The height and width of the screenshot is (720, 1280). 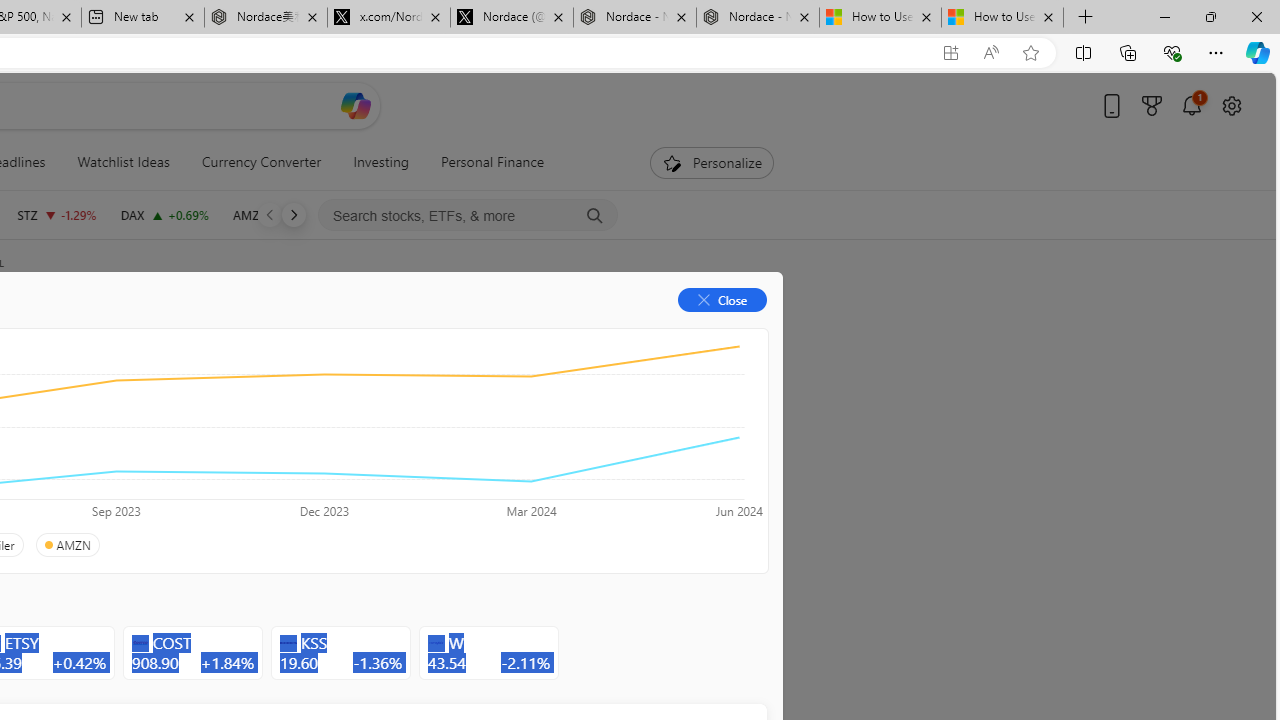 What do you see at coordinates (1152, 105) in the screenshot?
I see `'Microsoft rewards'` at bounding box center [1152, 105].